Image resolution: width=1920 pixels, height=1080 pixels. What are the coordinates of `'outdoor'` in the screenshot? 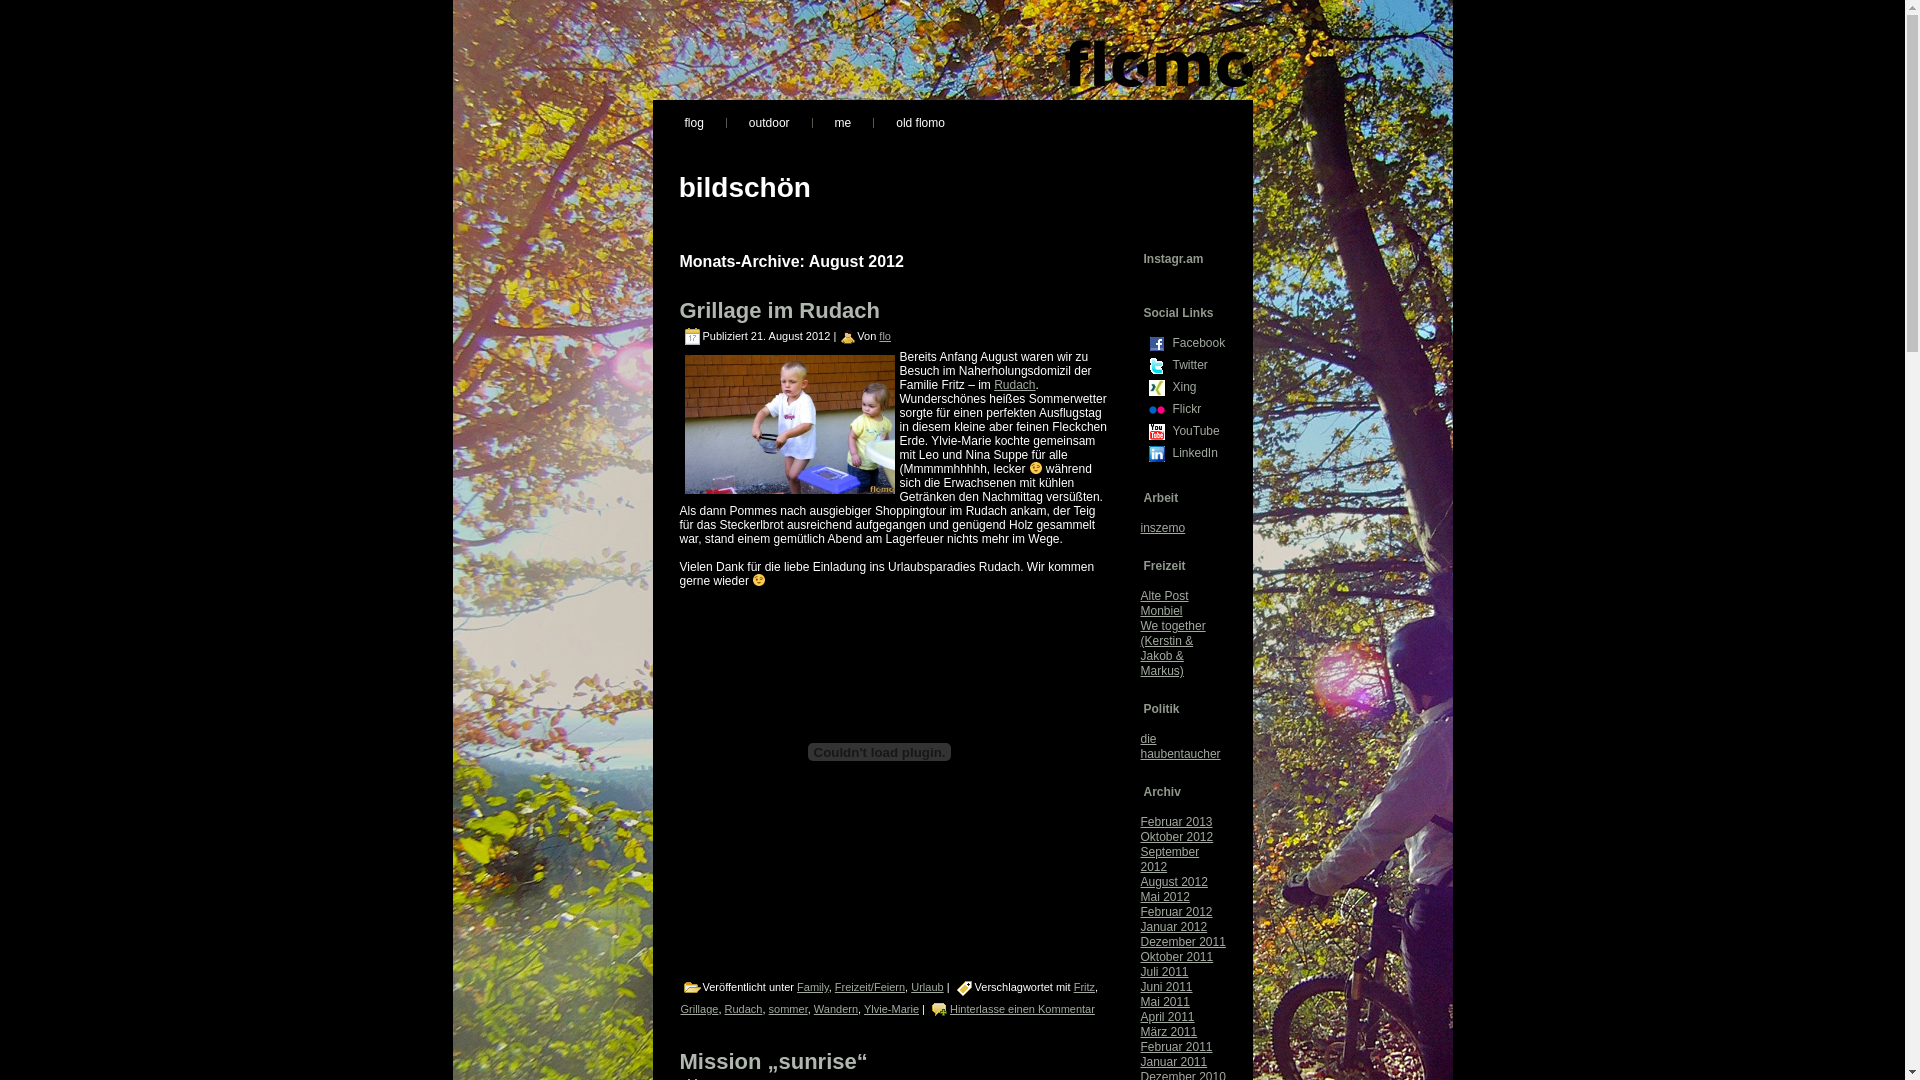 It's located at (768, 123).